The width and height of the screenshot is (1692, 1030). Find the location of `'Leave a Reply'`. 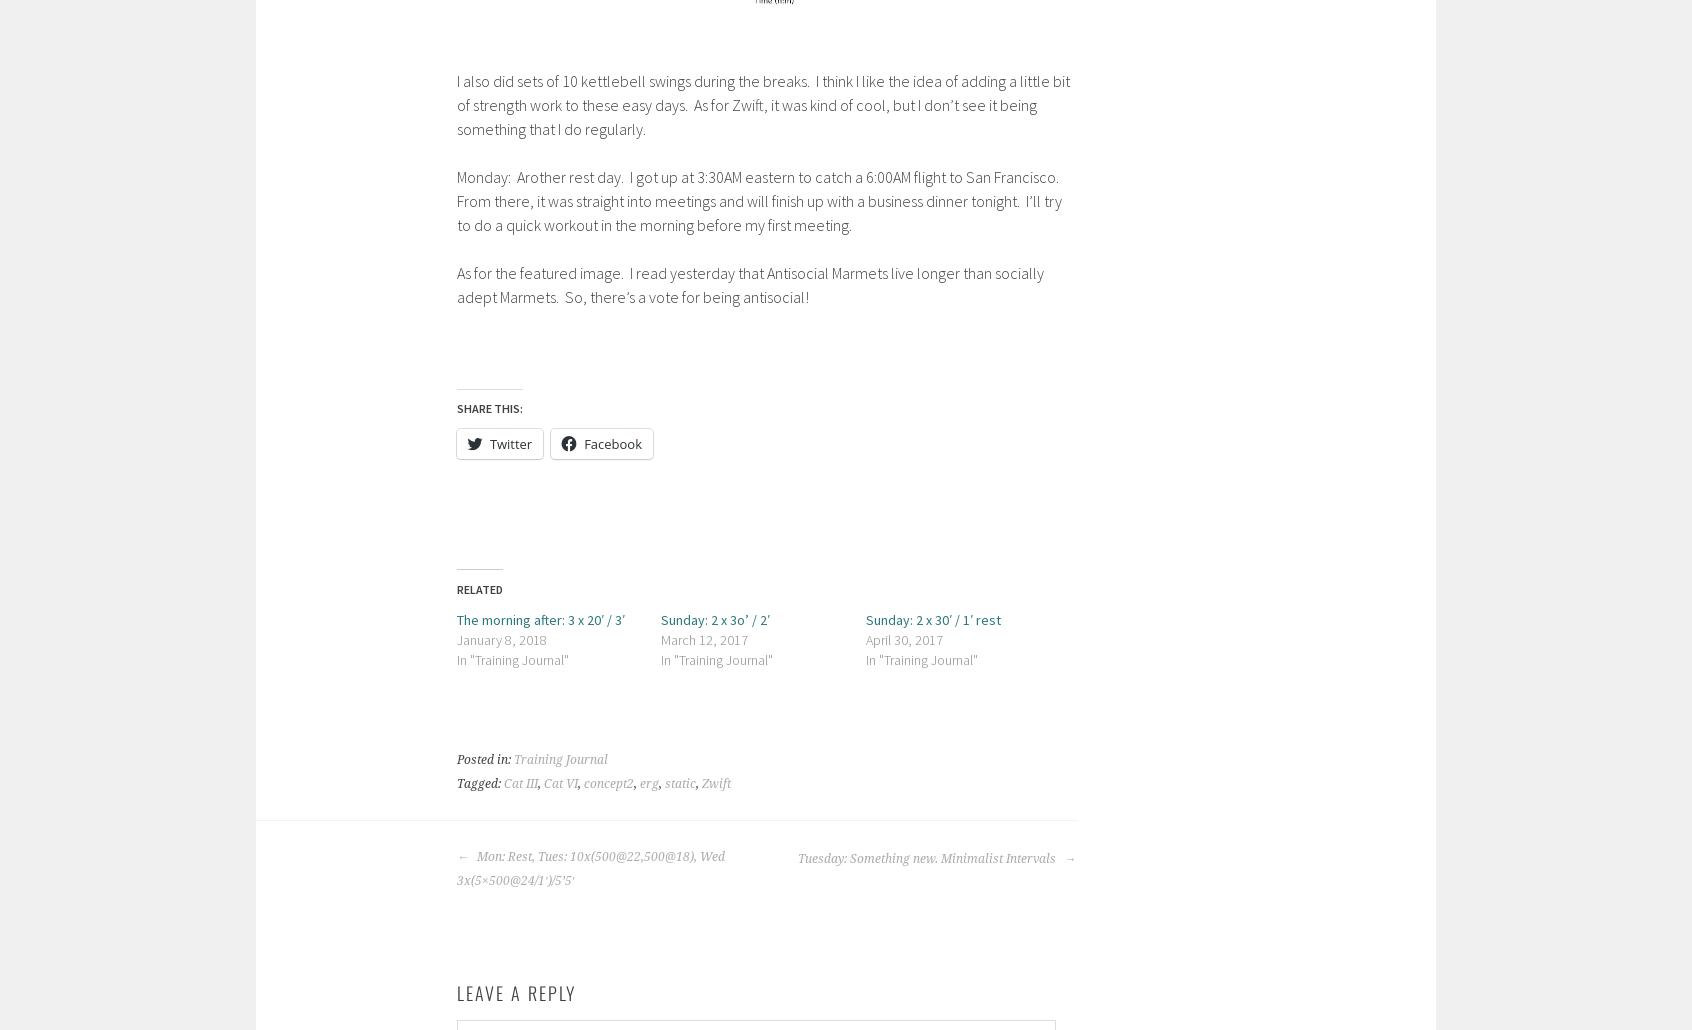

'Leave a Reply' is located at coordinates (516, 990).